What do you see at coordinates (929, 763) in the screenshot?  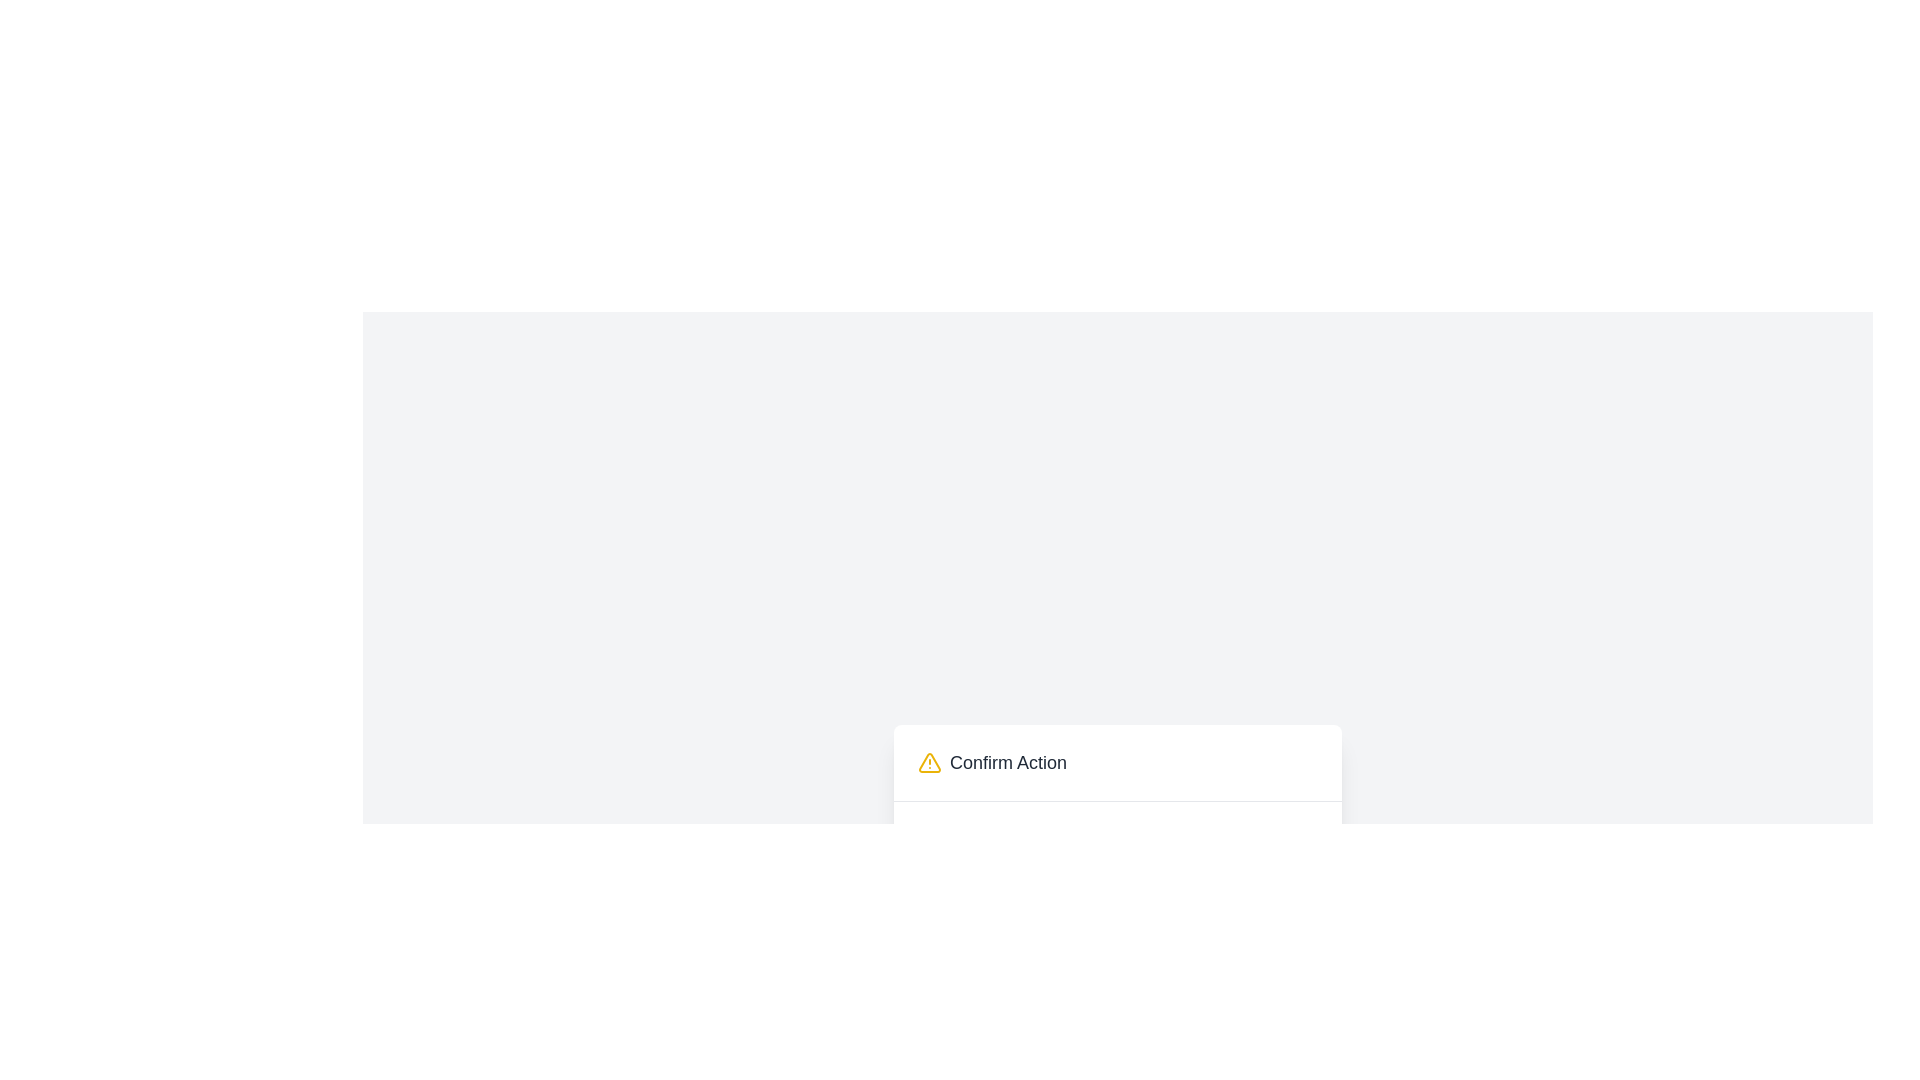 I see `the warning or alert icon located at the bottom center of the dialog box, next to the 'Confirm Action' text` at bounding box center [929, 763].